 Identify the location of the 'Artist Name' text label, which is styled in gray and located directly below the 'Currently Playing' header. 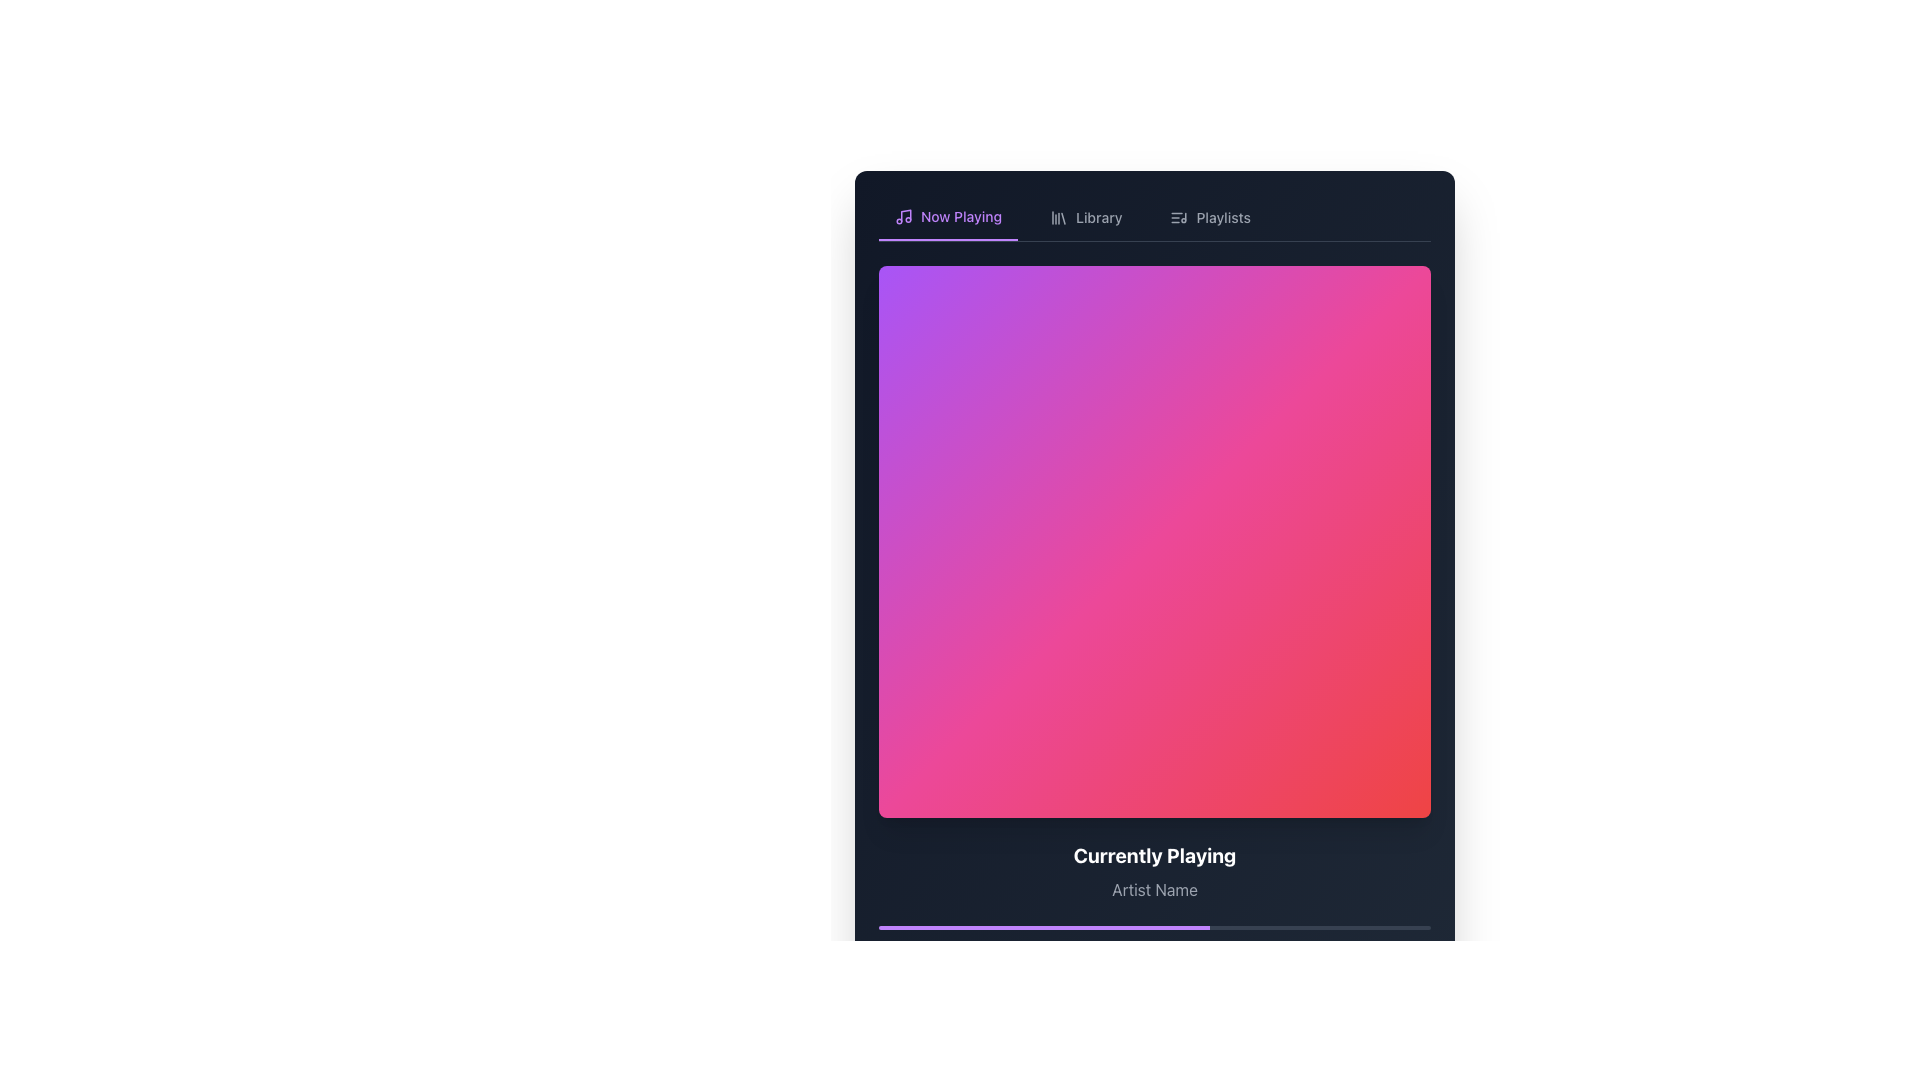
(1155, 889).